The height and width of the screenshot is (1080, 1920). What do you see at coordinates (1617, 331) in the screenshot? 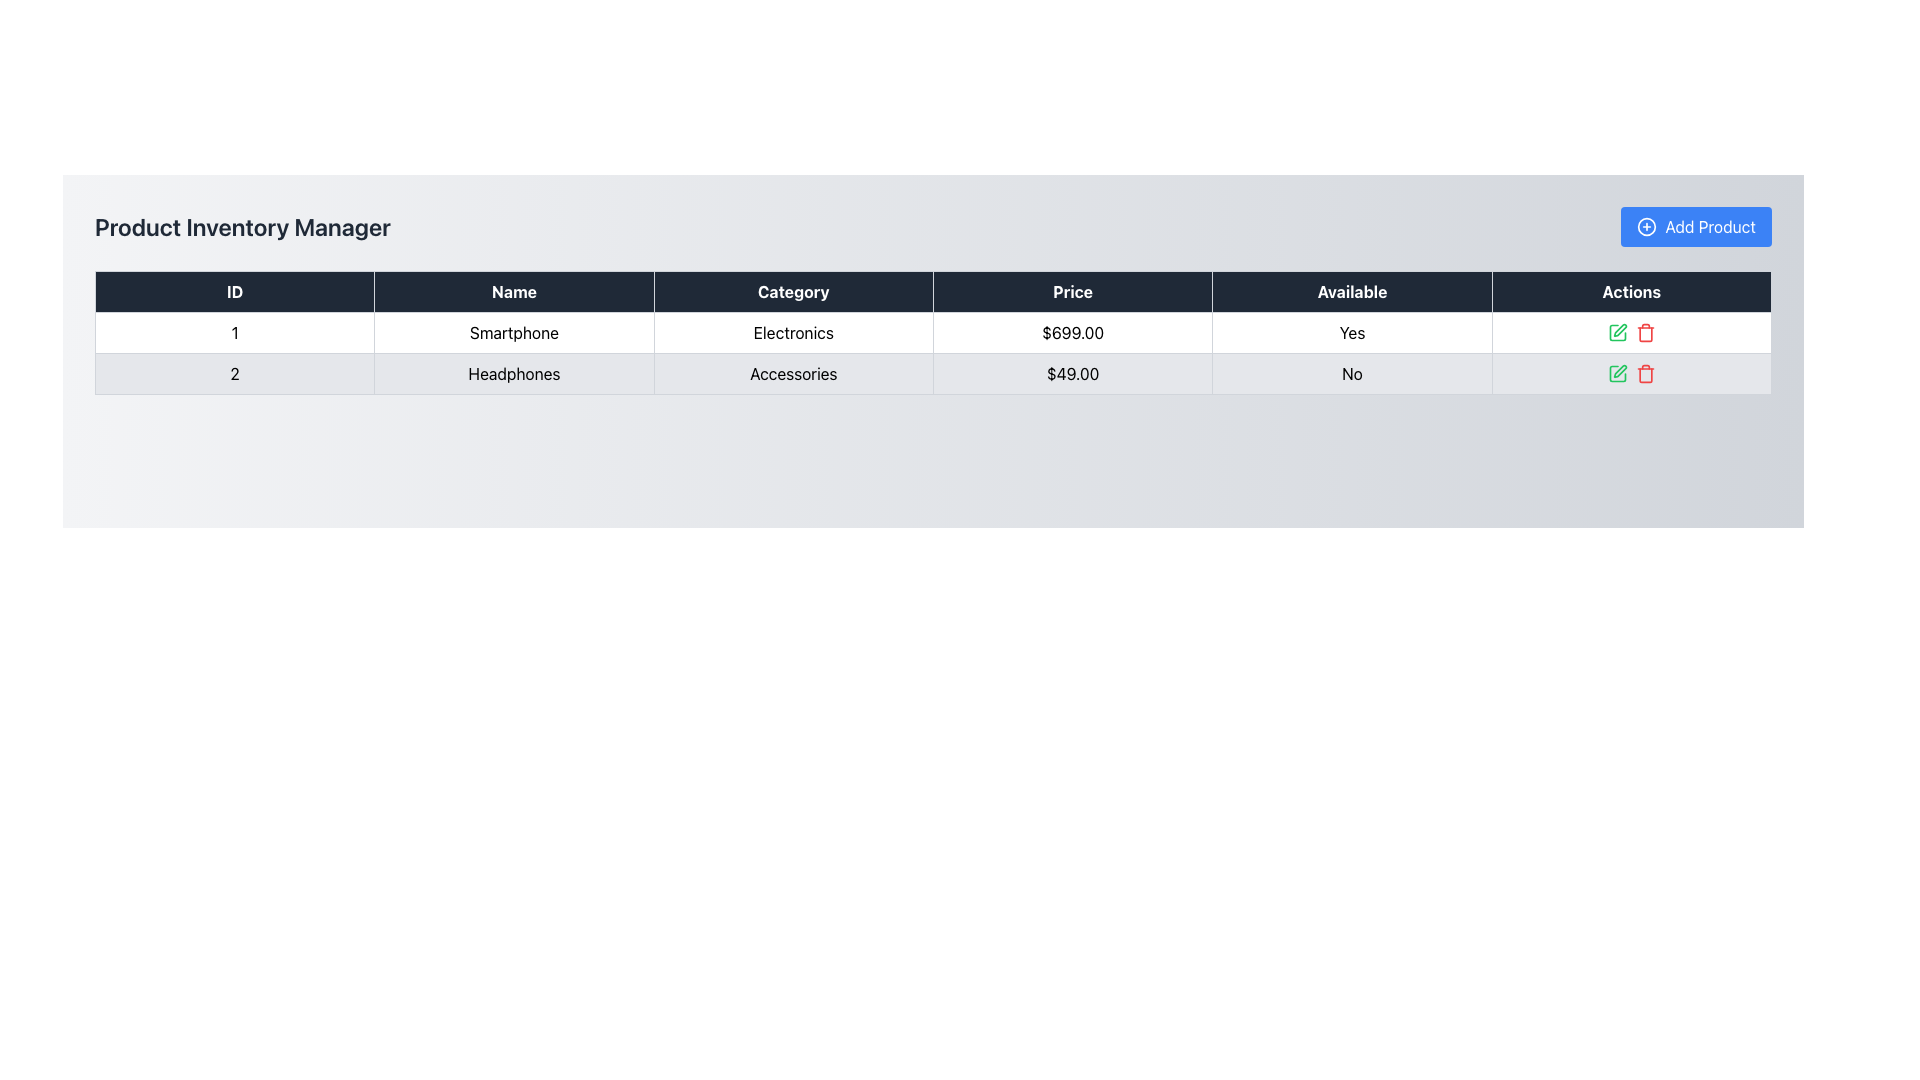
I see `the green pencil icon in the 'Actions' column of the second row of the table` at bounding box center [1617, 331].